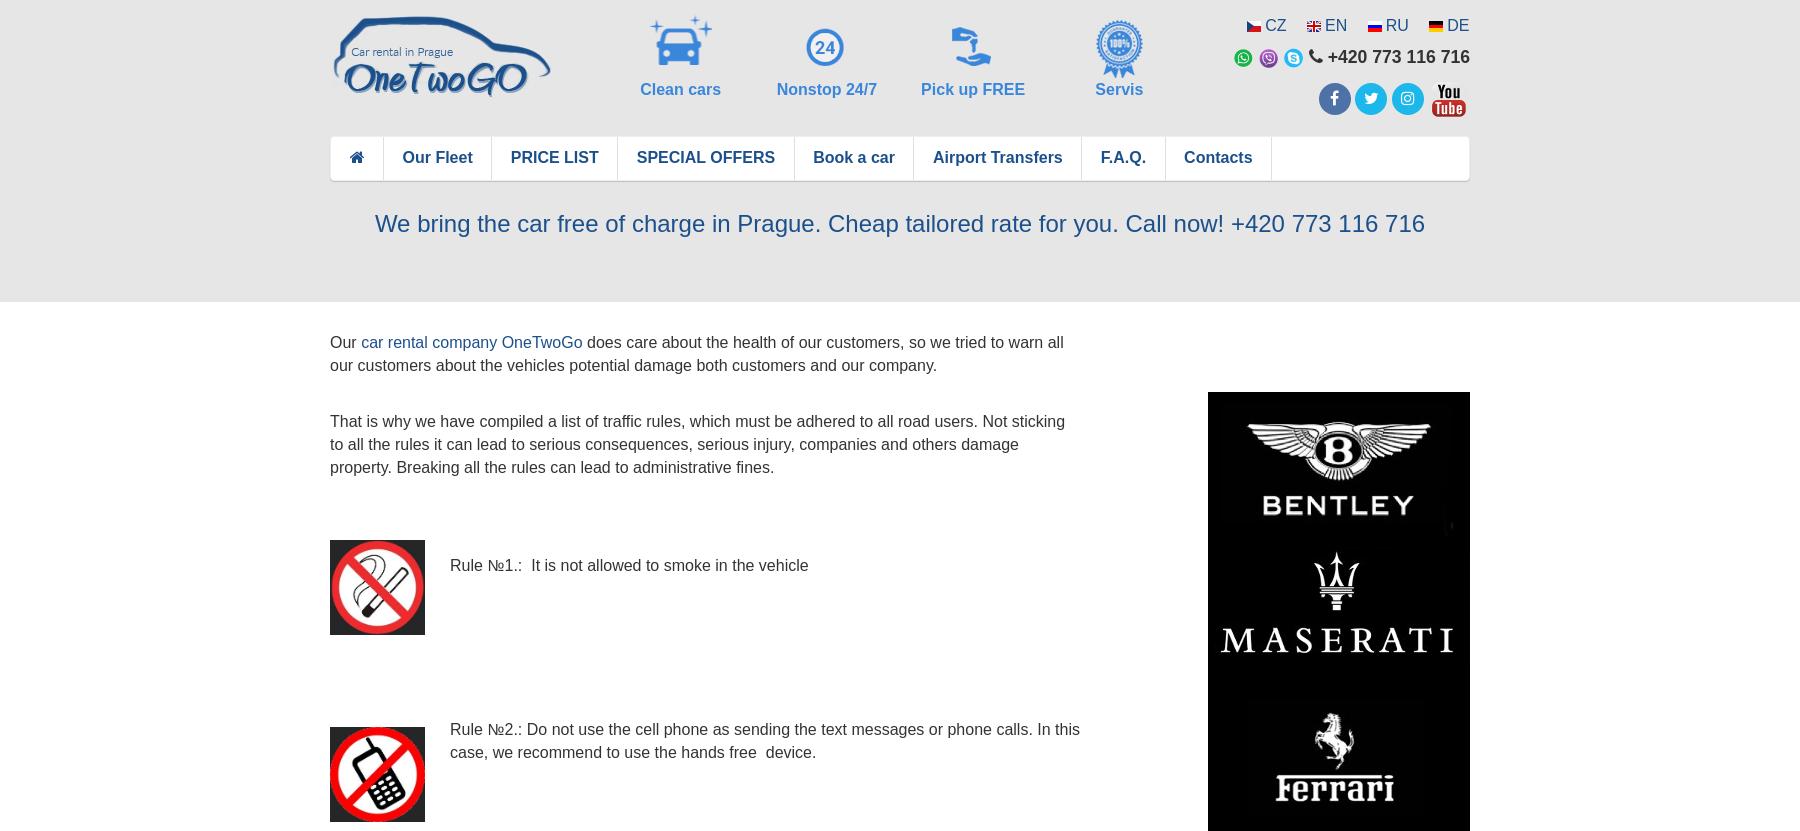  Describe the element at coordinates (1457, 25) in the screenshot. I see `'DE'` at that location.